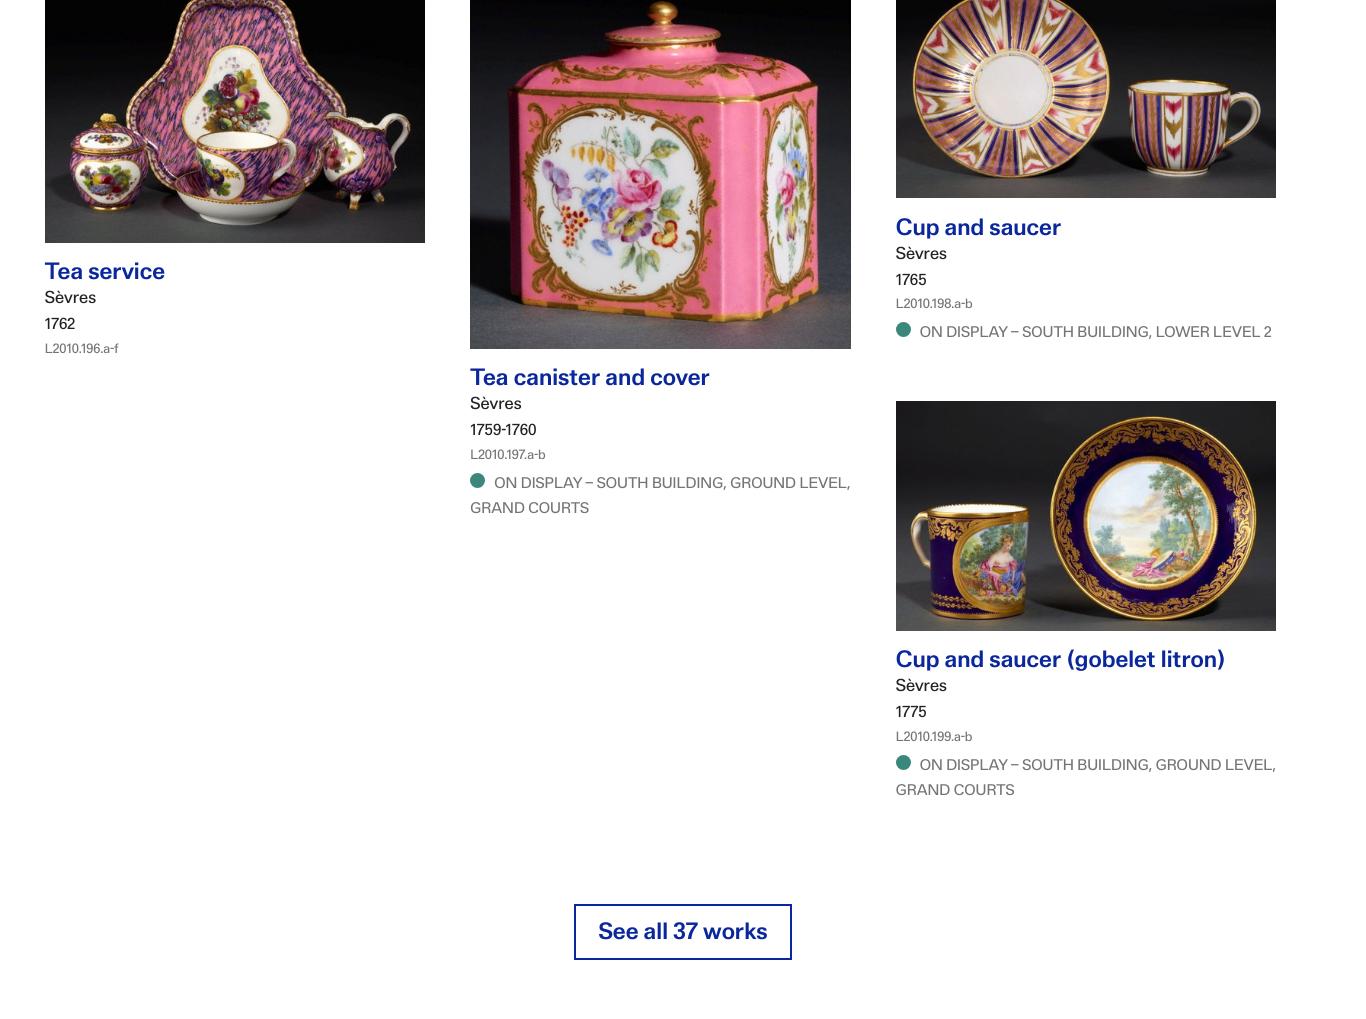 The height and width of the screenshot is (1019, 1366). I want to click on 'L2010.199.a-b', so click(963, 752).